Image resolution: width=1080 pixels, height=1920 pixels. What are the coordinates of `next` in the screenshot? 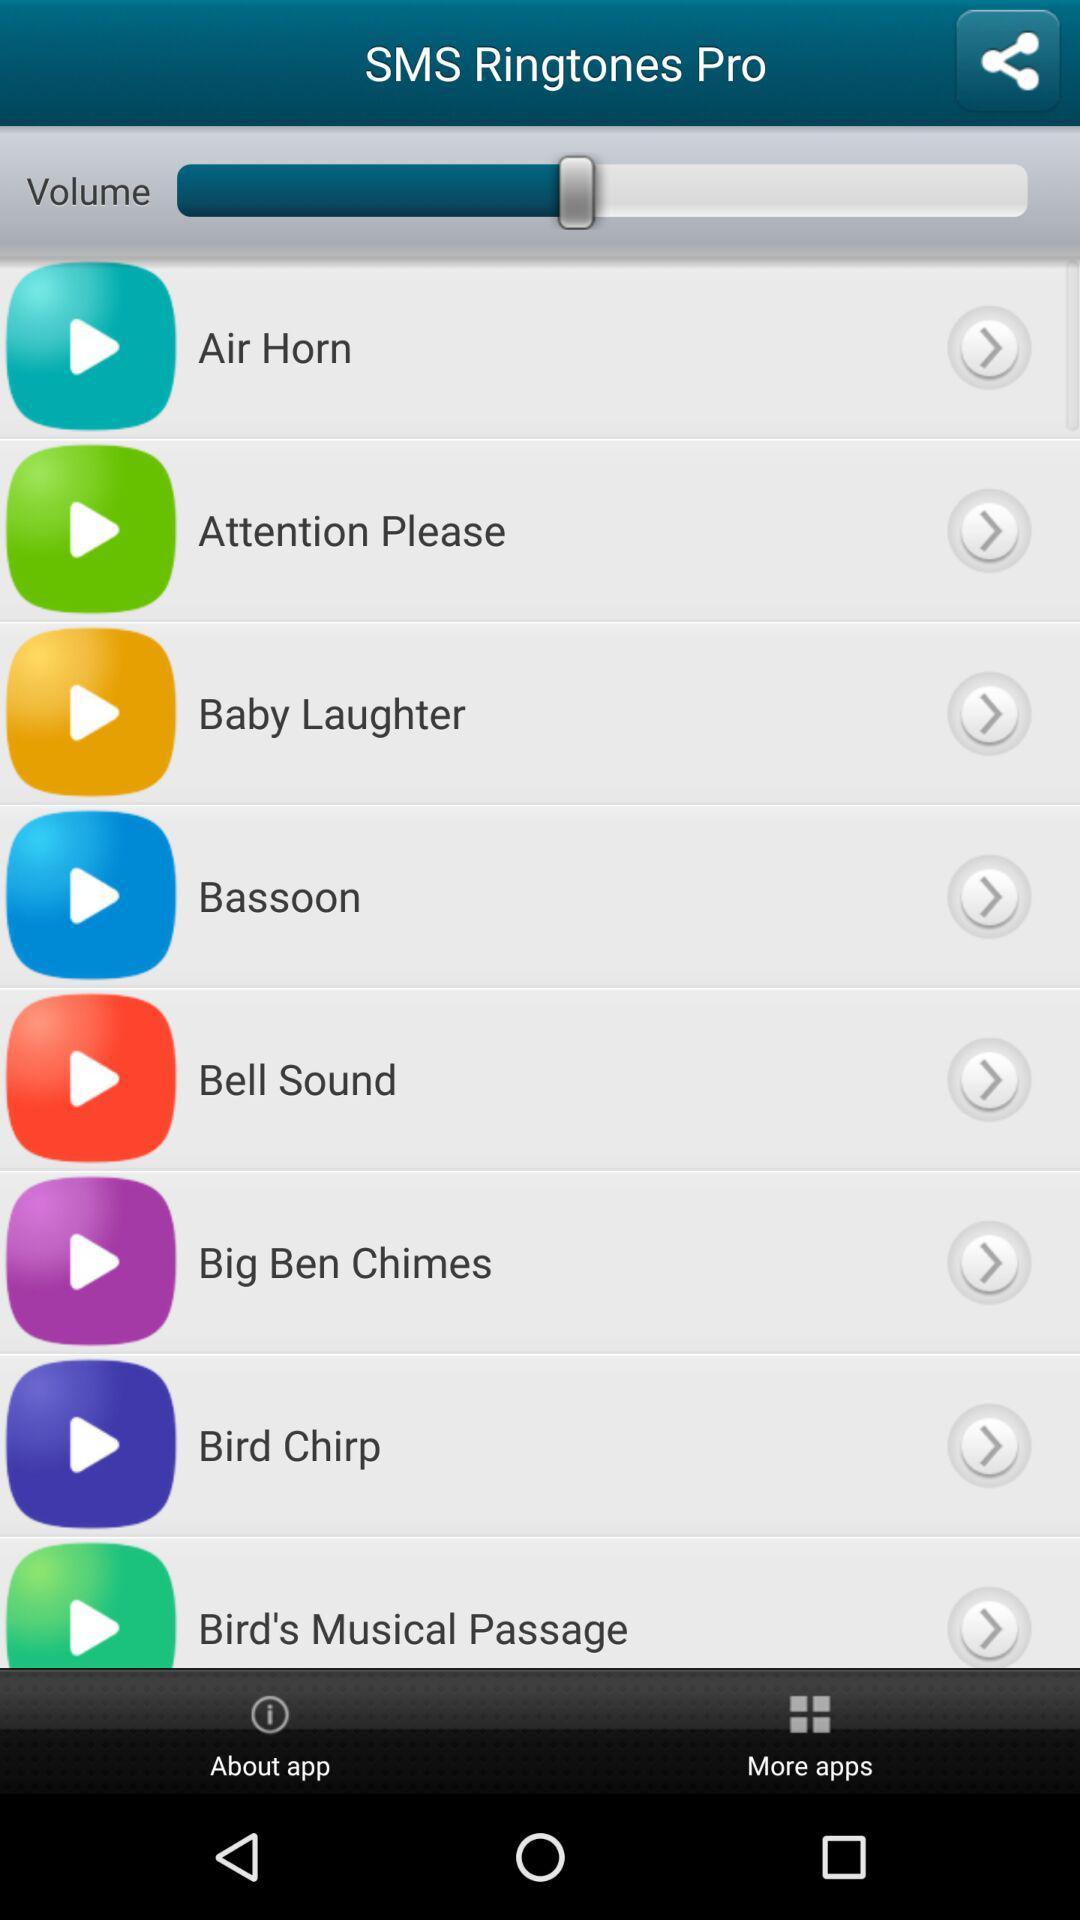 It's located at (987, 1602).